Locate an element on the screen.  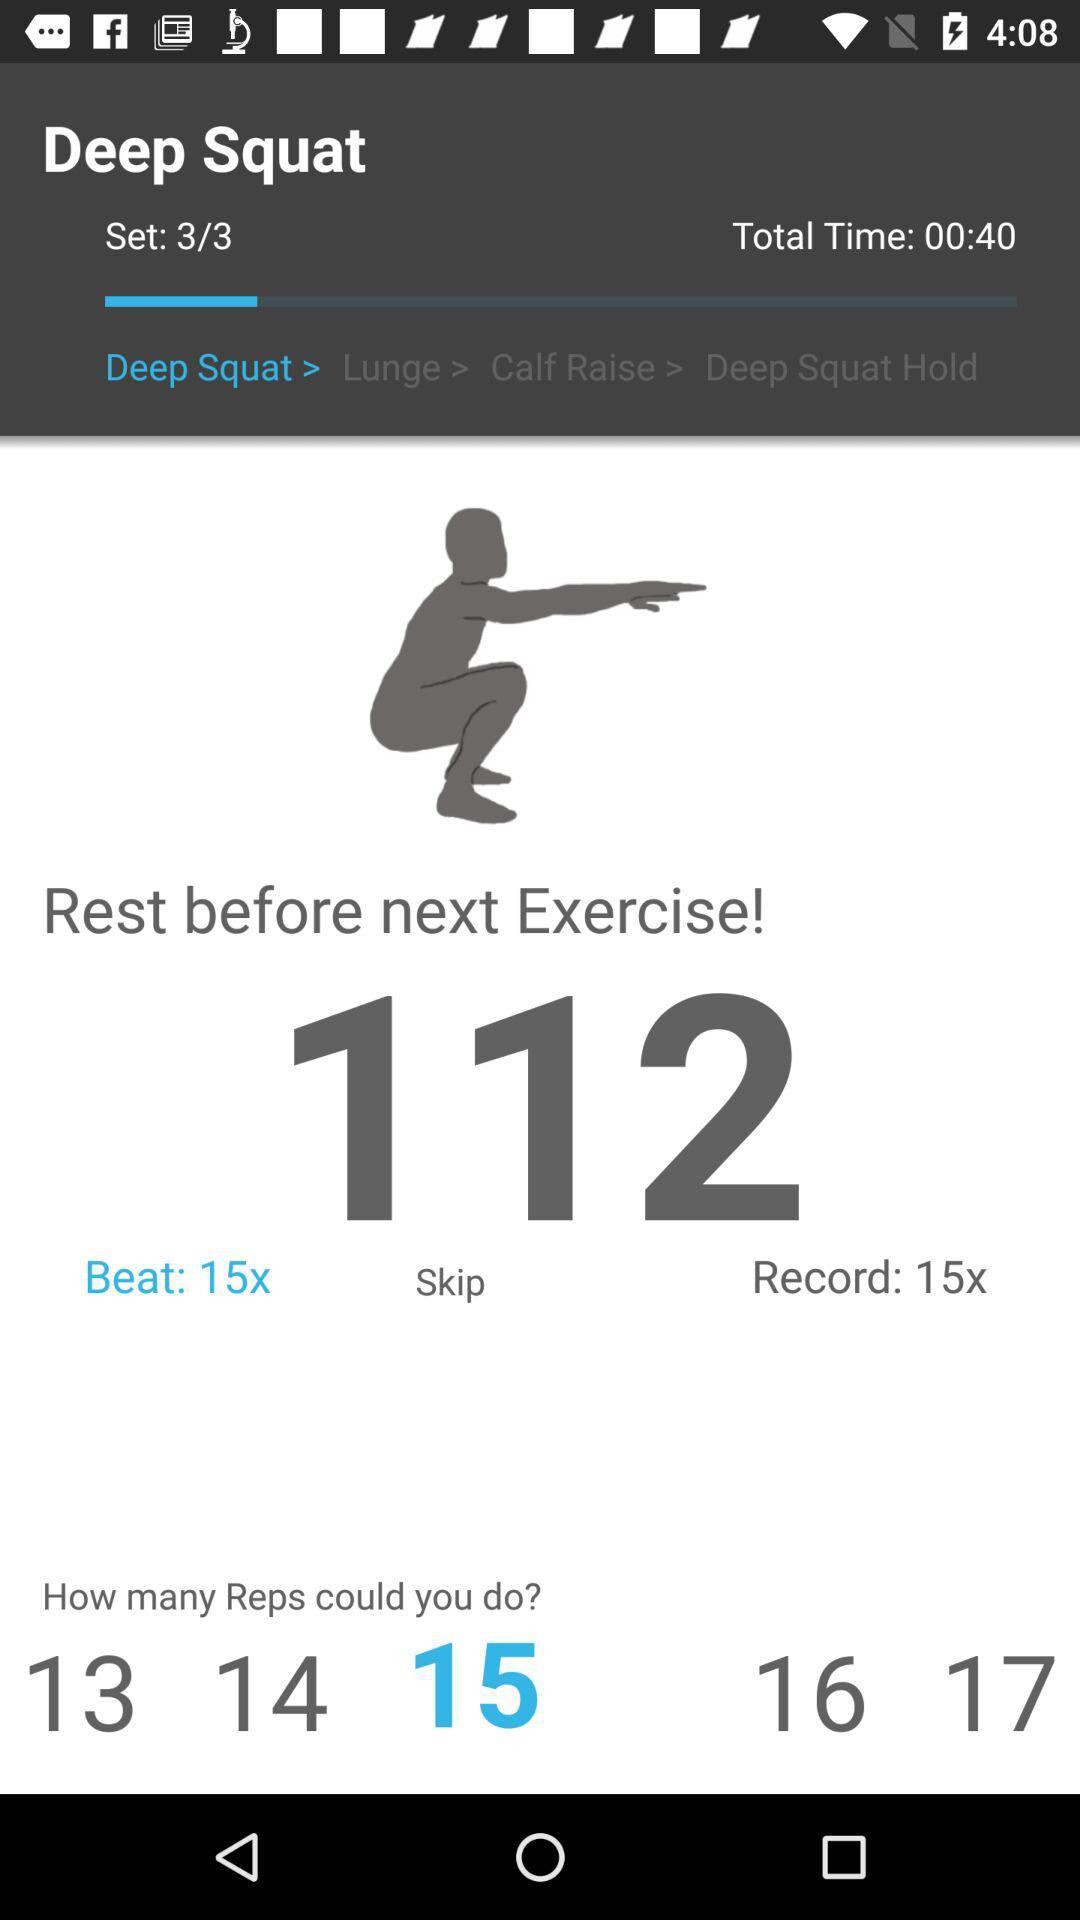
16 icon is located at coordinates (845, 1688).